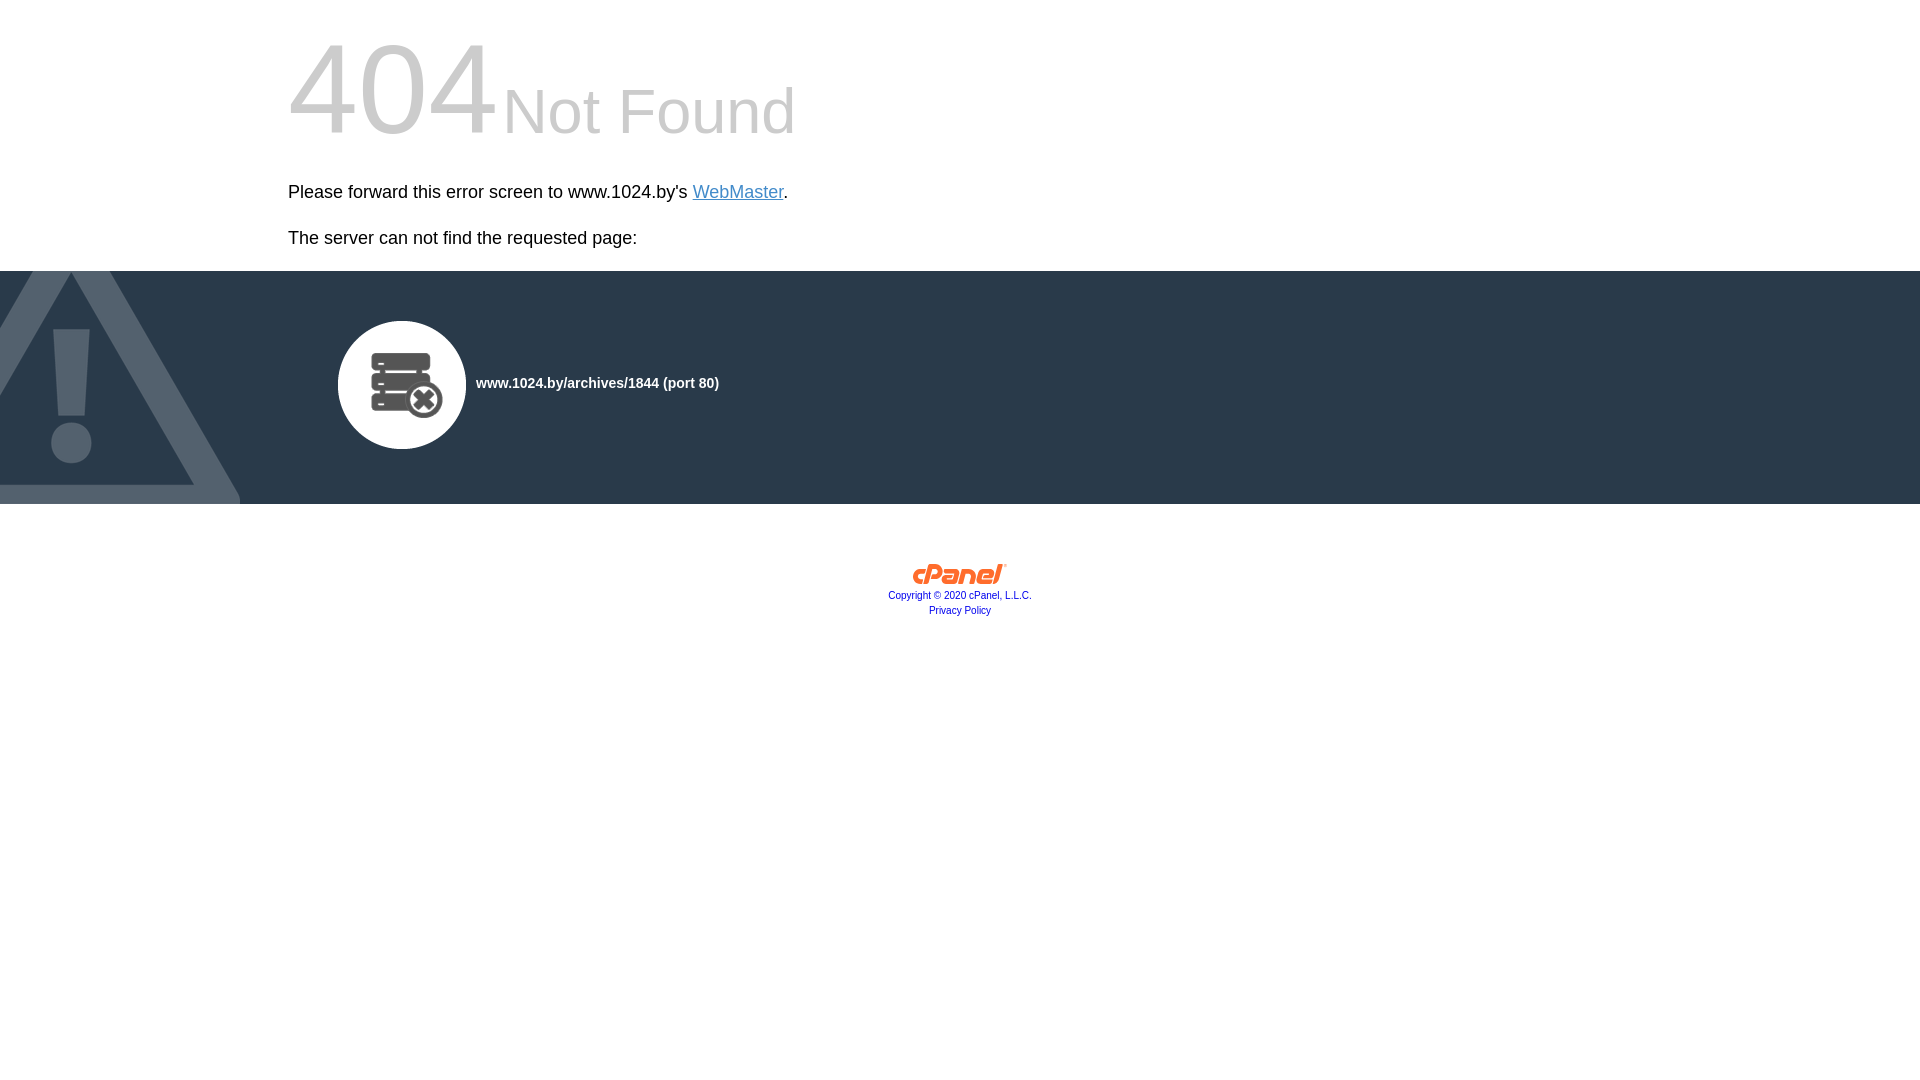 This screenshot has width=1920, height=1080. Describe the element at coordinates (960, 578) in the screenshot. I see `'cPanel, Inc.'` at that location.